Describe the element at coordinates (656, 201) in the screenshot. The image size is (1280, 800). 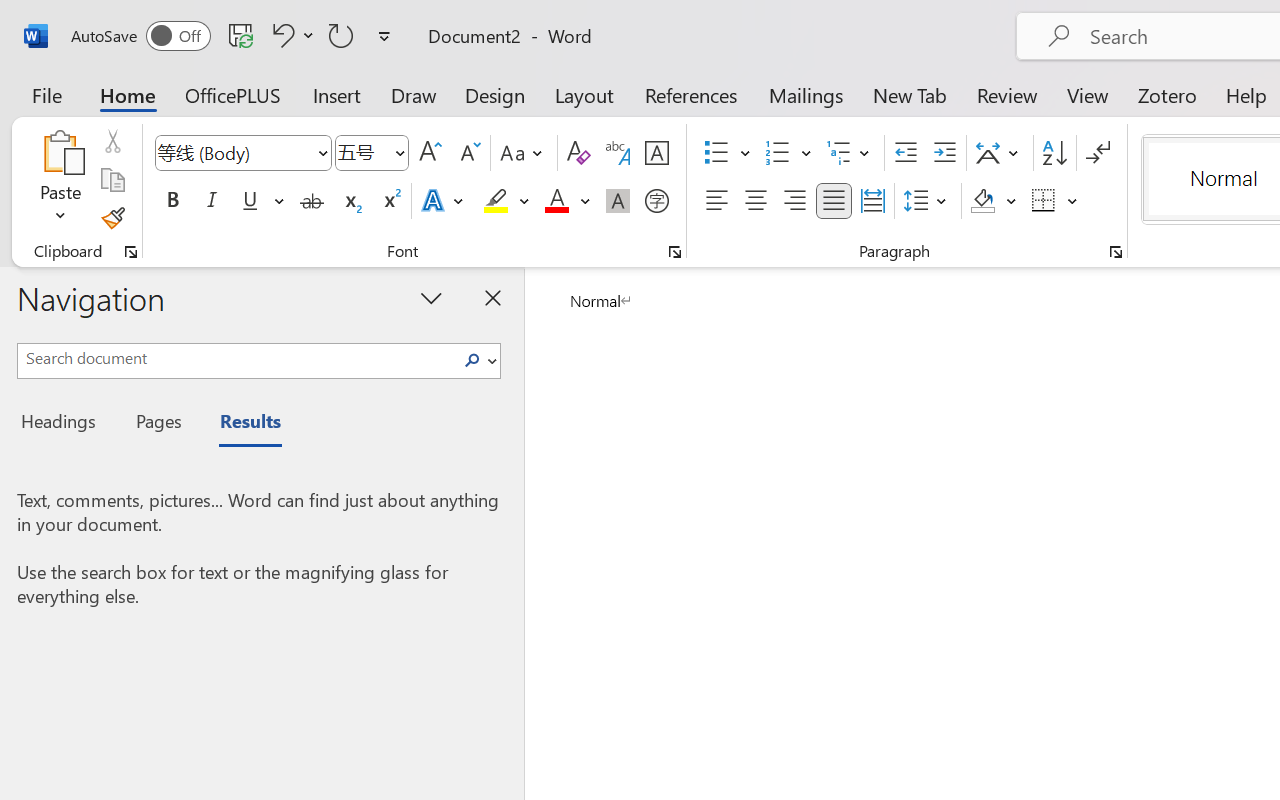
I see `'Enclose Characters...'` at that location.